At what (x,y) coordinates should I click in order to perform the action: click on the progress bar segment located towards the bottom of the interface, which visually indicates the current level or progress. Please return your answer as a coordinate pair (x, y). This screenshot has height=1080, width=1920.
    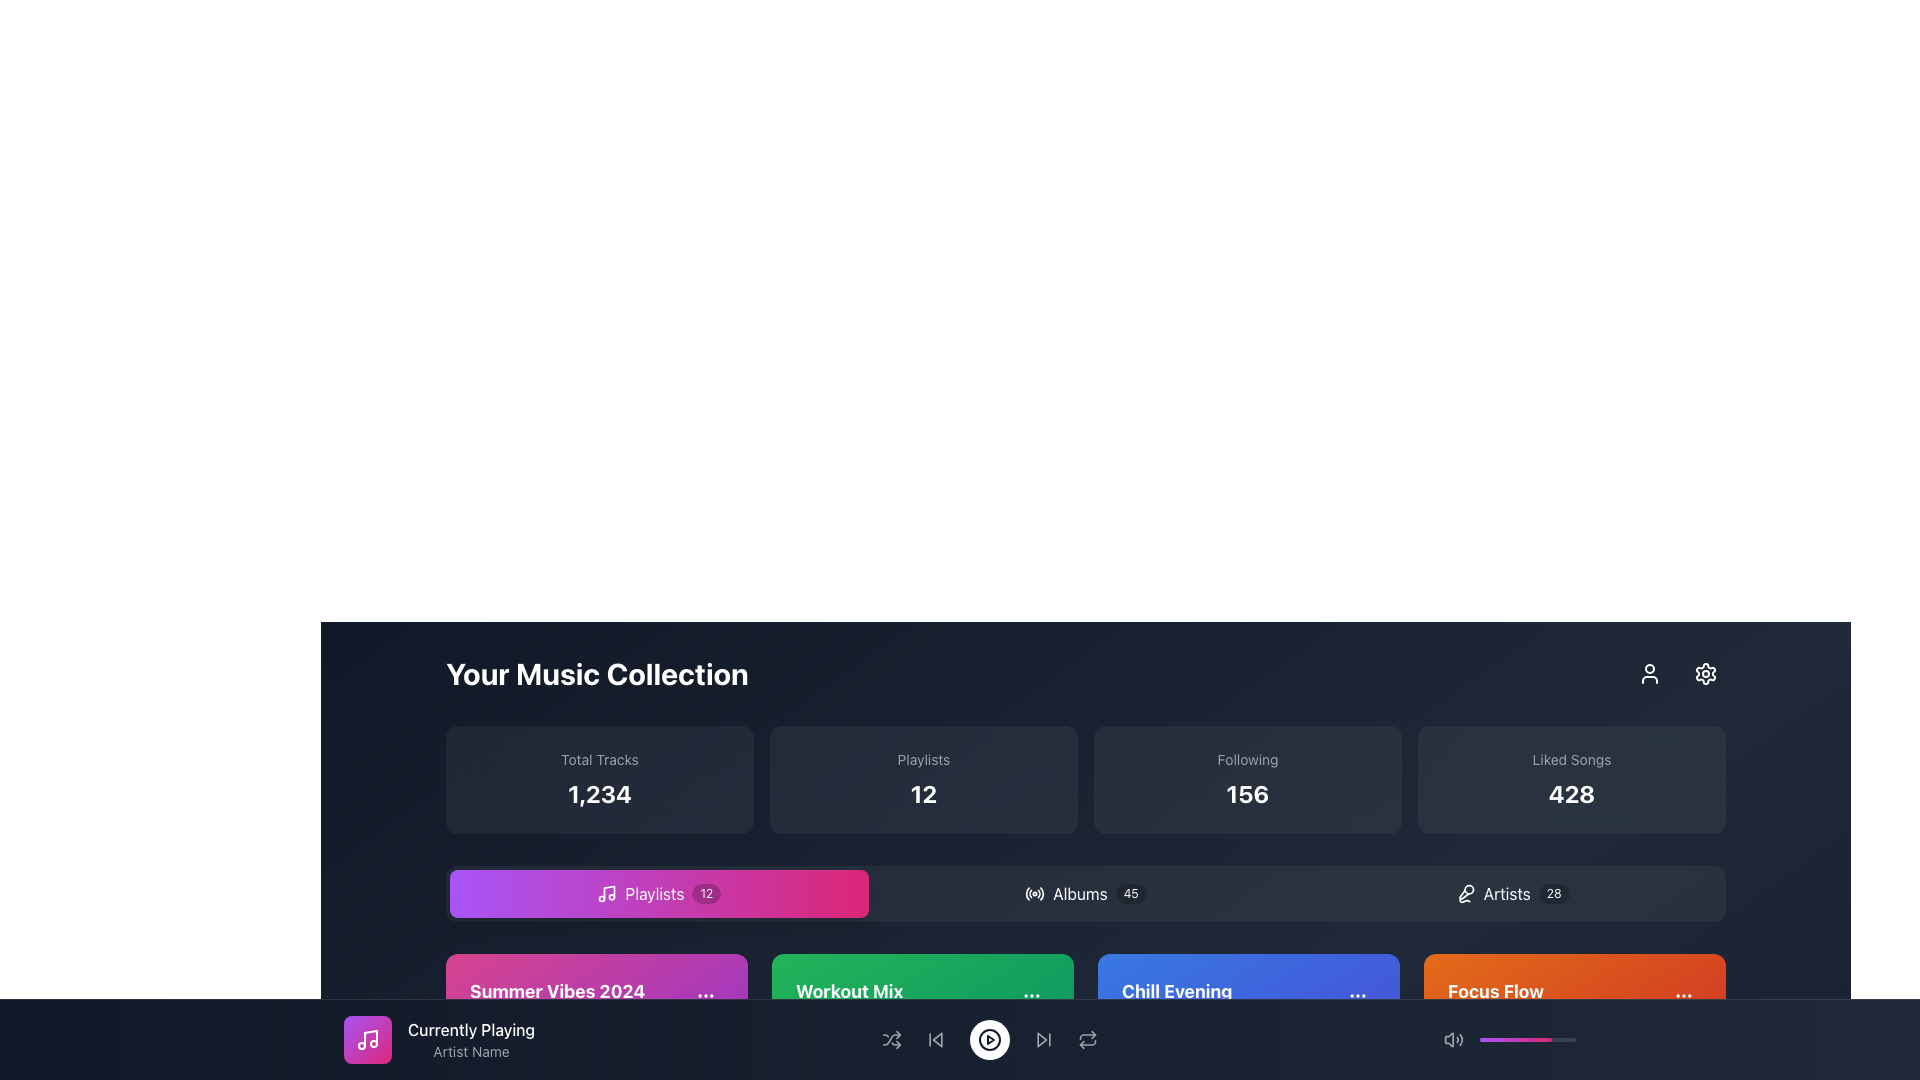
    Looking at the image, I should click on (1516, 1039).